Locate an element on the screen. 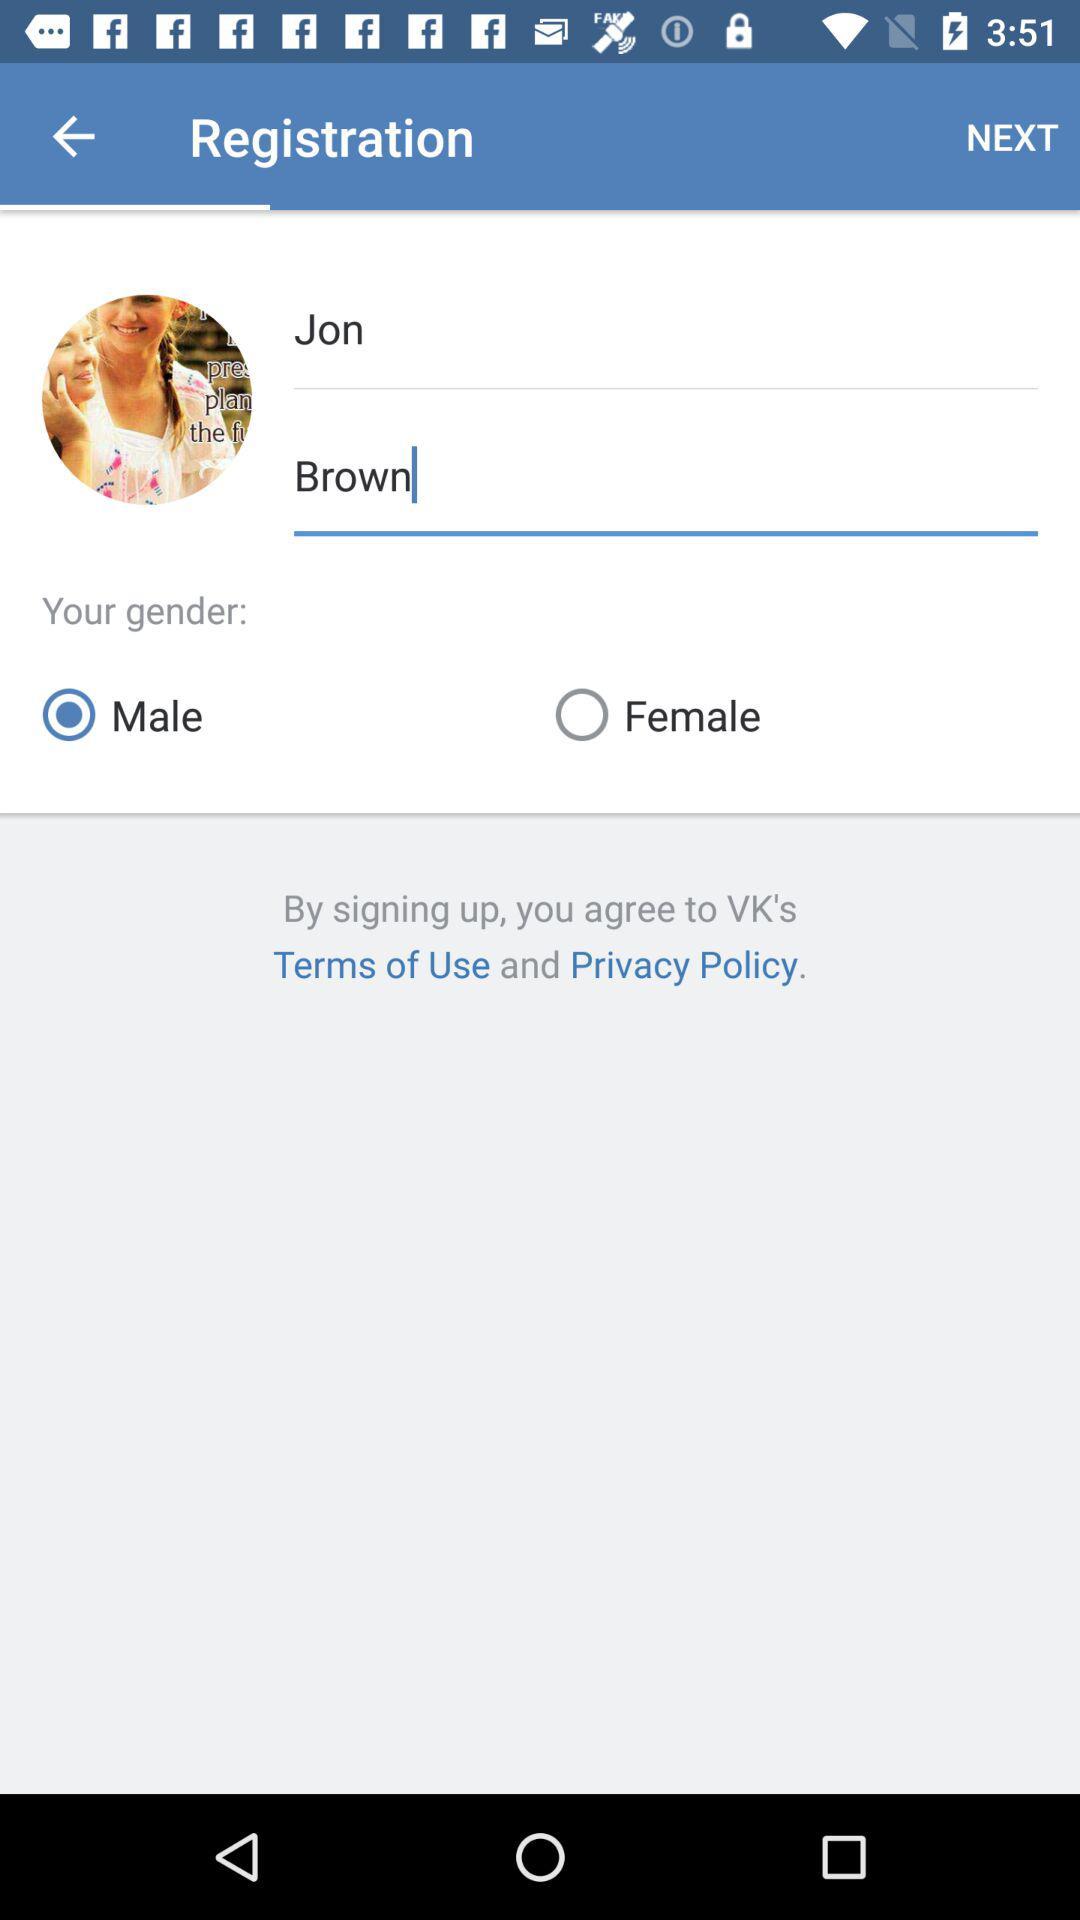 The height and width of the screenshot is (1920, 1080). jon item is located at coordinates (666, 326).